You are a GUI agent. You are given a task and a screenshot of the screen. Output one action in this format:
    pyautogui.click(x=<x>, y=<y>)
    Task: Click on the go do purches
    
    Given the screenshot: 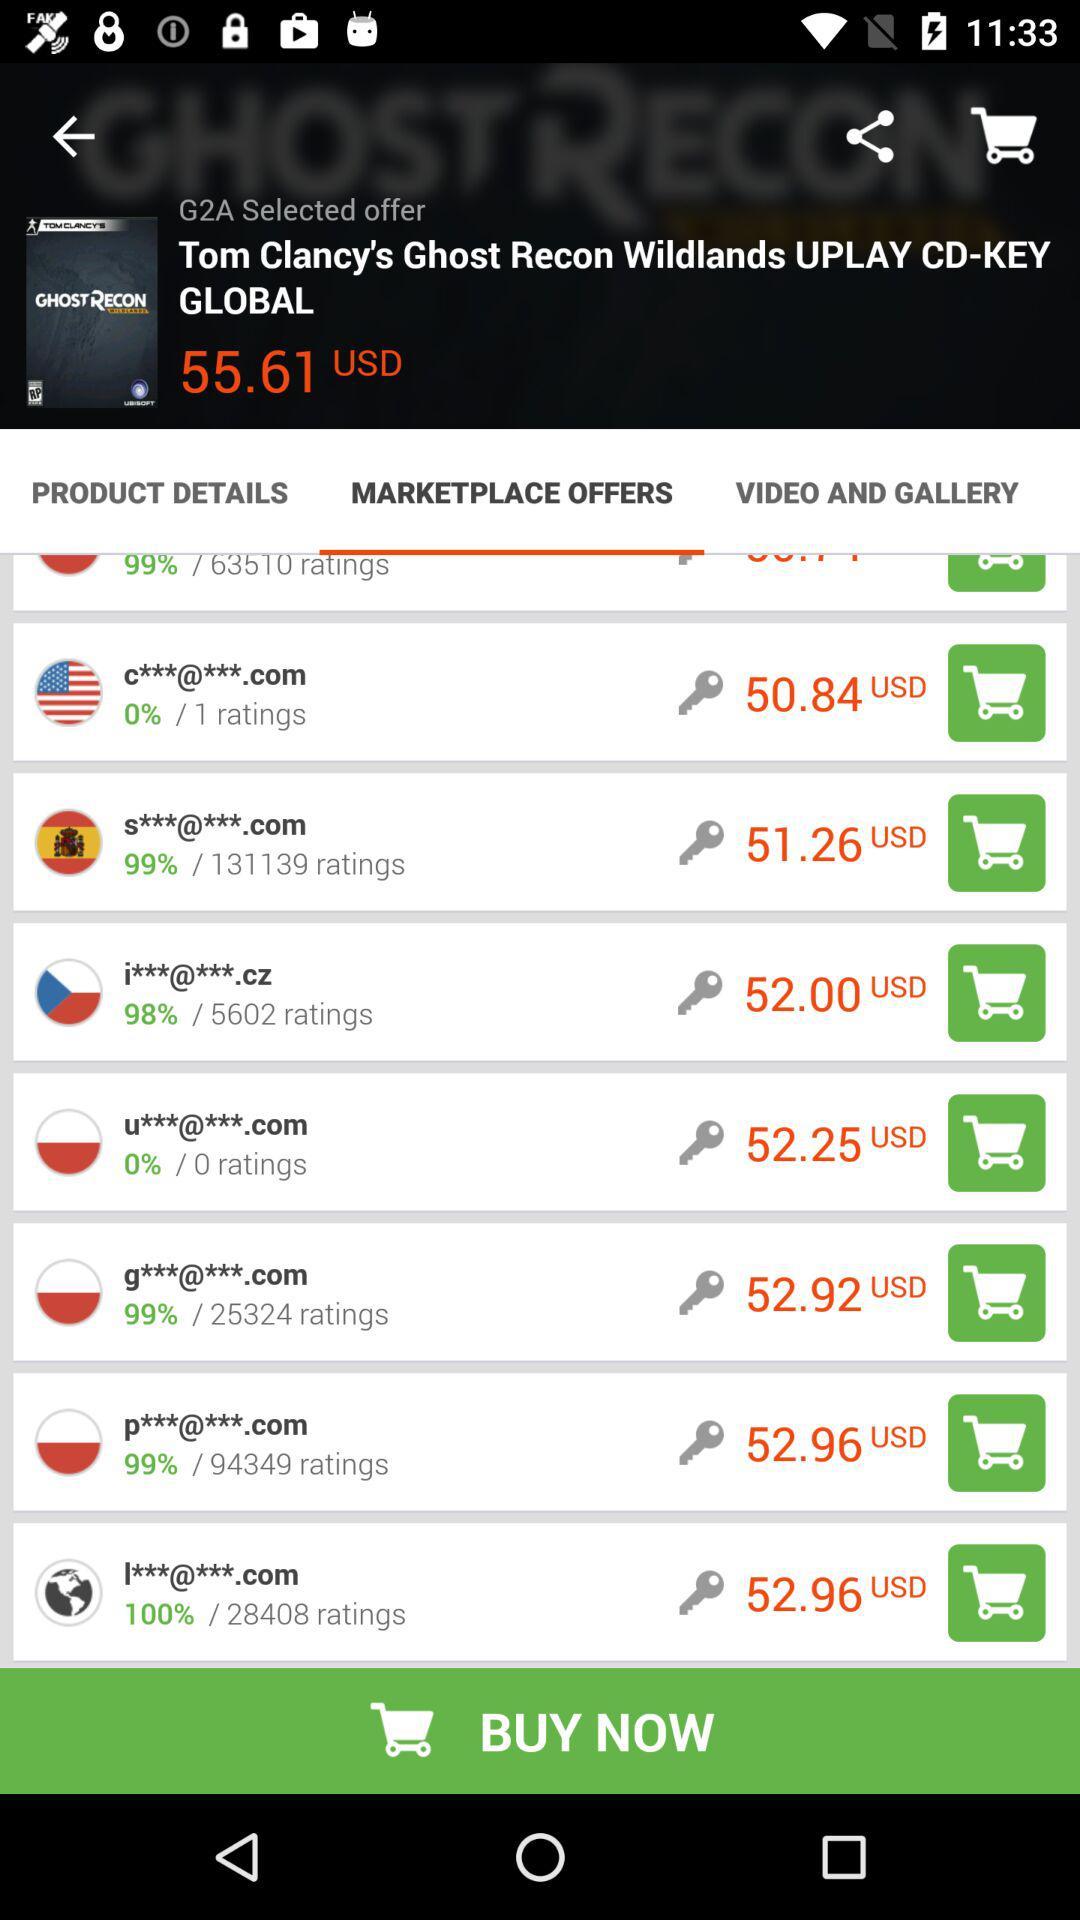 What is the action you would take?
    pyautogui.click(x=996, y=1443)
    